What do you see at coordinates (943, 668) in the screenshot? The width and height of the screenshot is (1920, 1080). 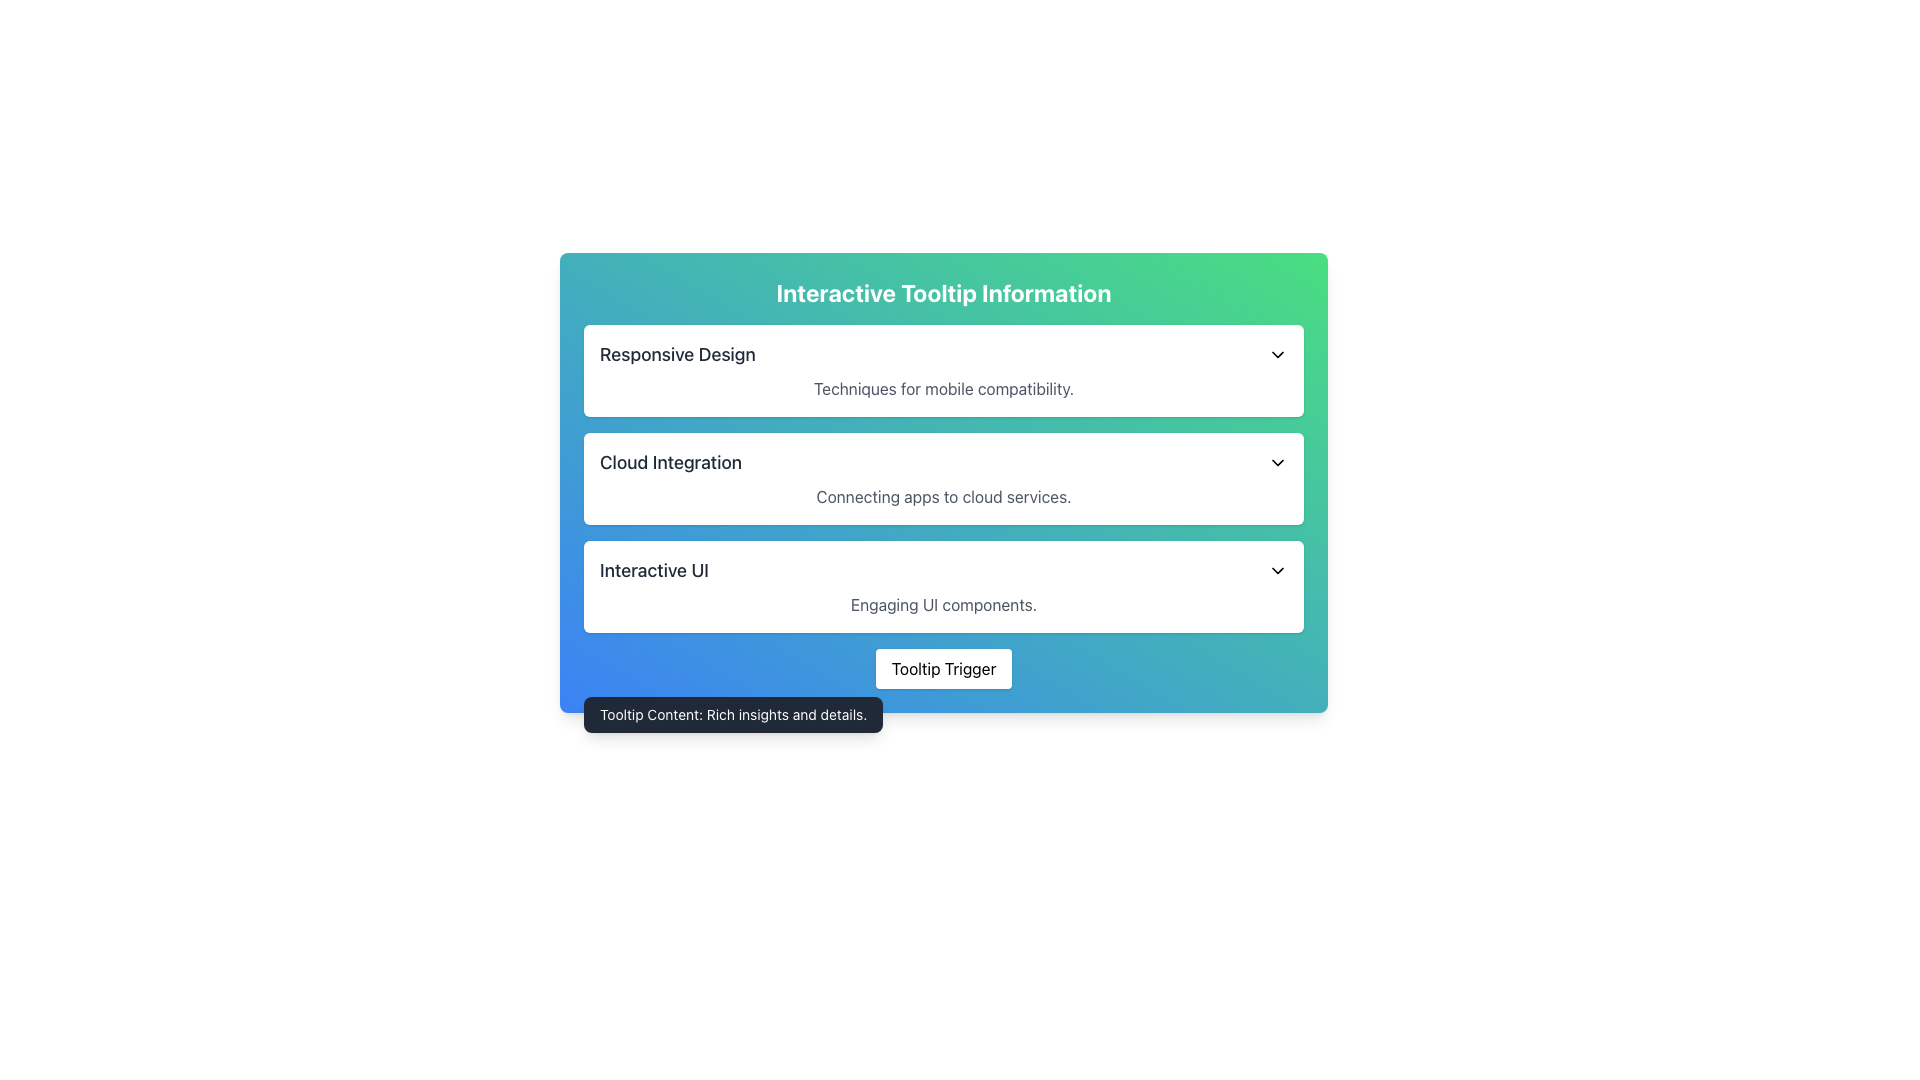 I see `the Interactive Button labeled 'Tooltip Trigger', which is a rectangular button with a white background and rounded corners located at the center of the lower section of the feature list` at bounding box center [943, 668].